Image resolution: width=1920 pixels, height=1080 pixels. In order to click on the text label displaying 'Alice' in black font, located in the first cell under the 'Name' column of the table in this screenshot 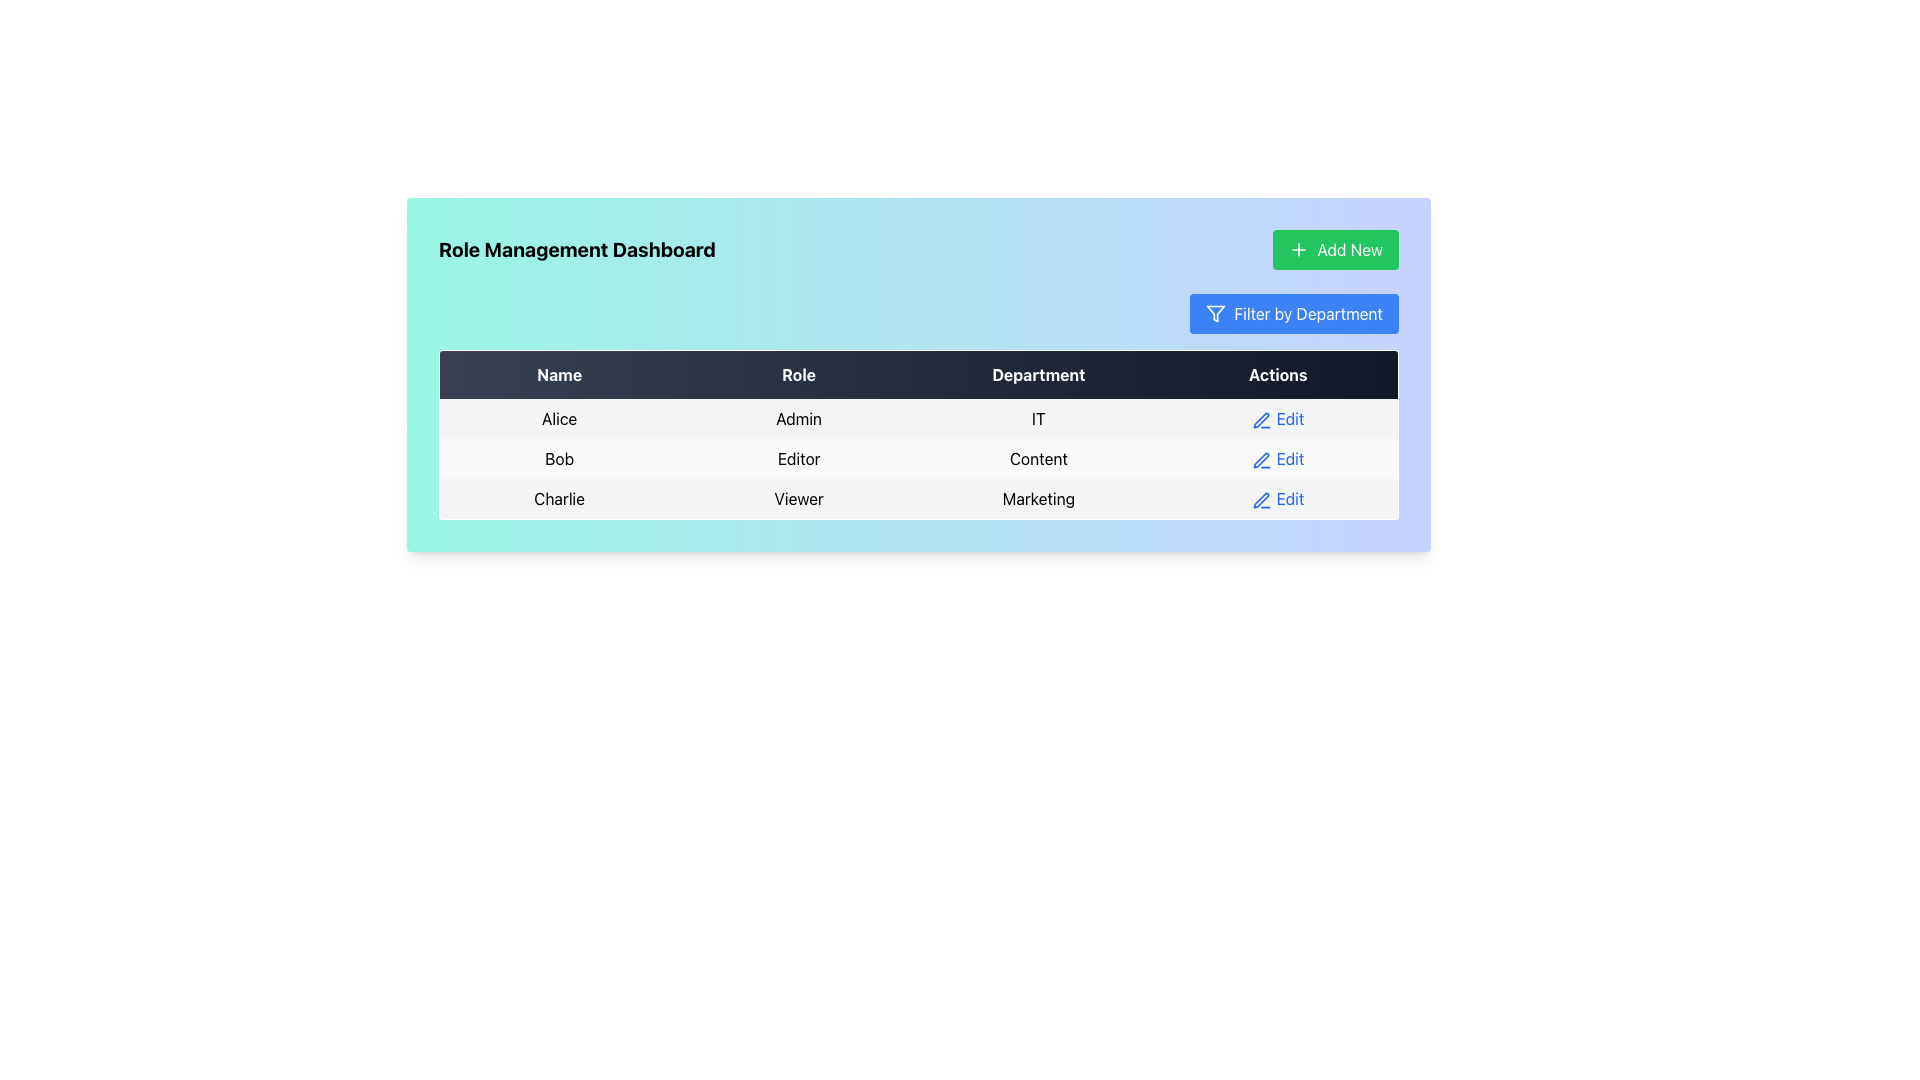, I will do `click(559, 418)`.